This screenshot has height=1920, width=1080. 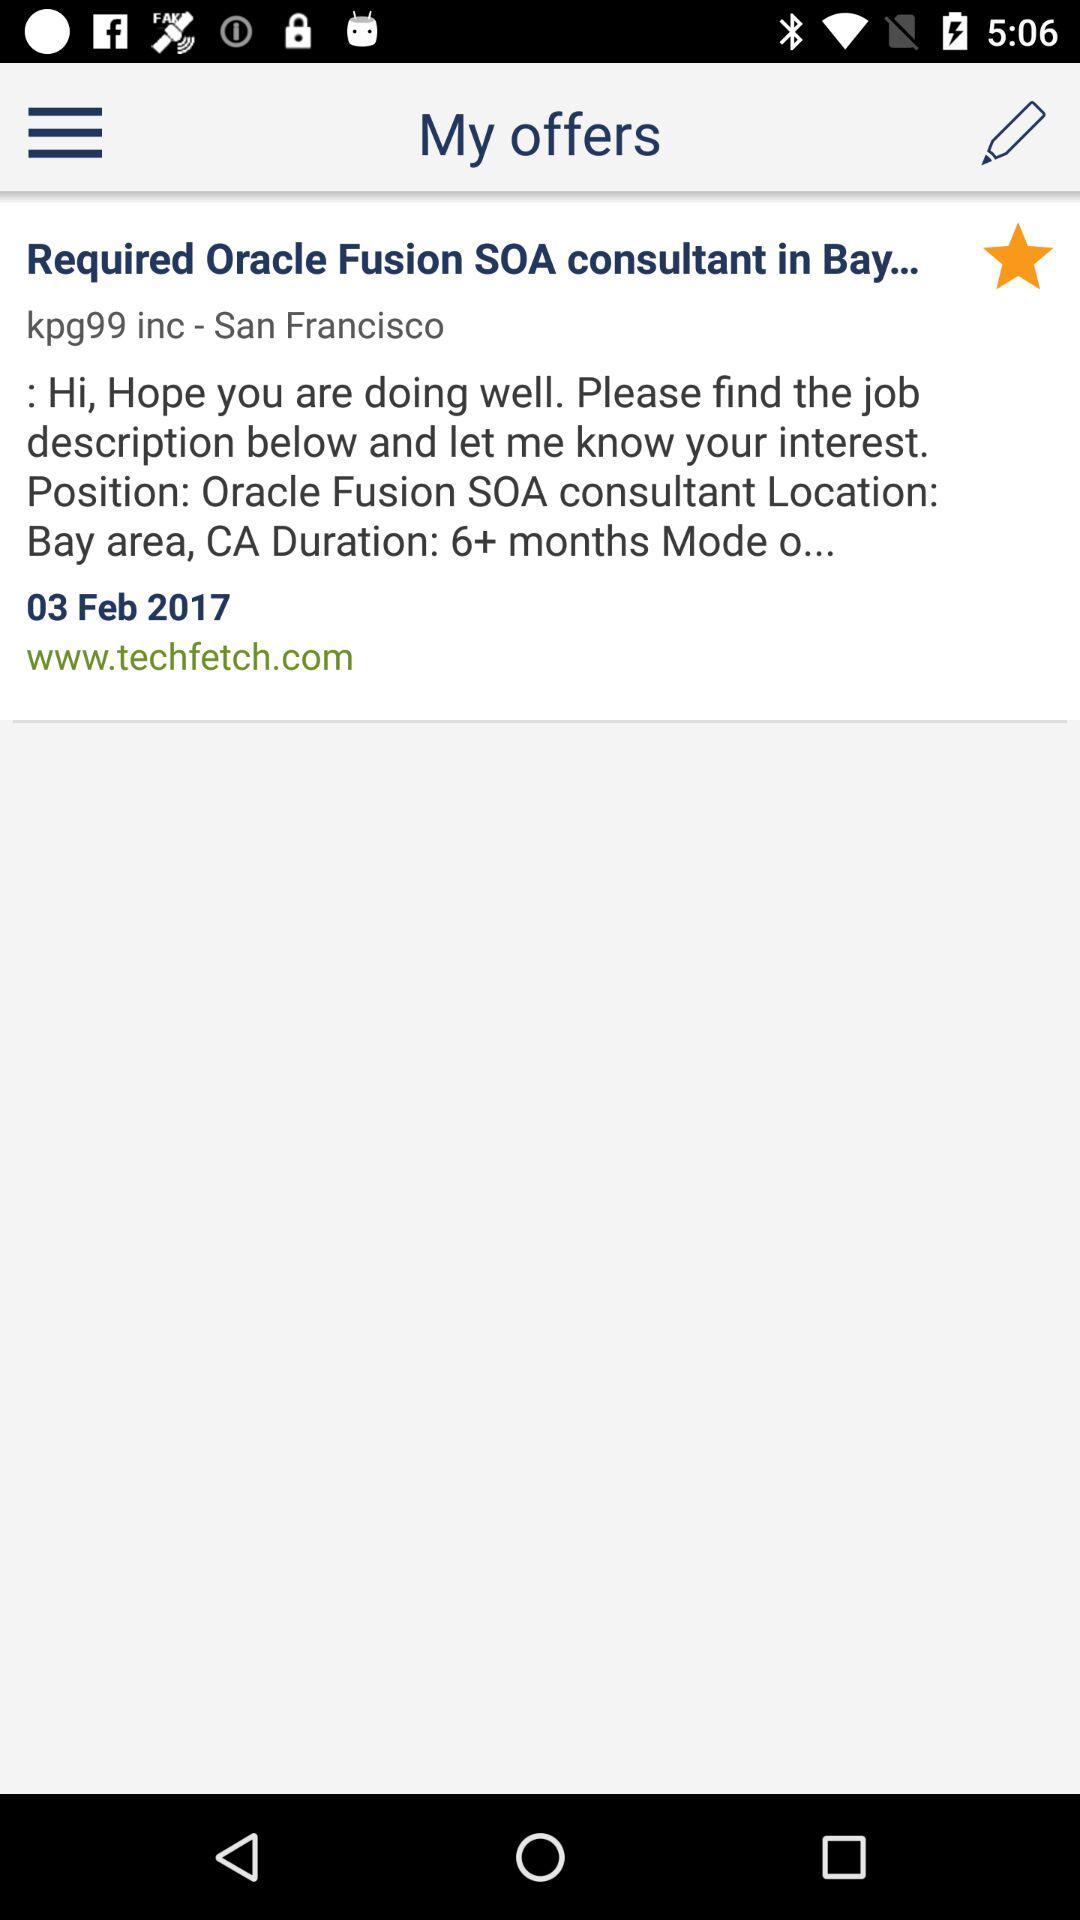 What do you see at coordinates (247, 324) in the screenshot?
I see `app below required oracle fusion item` at bounding box center [247, 324].